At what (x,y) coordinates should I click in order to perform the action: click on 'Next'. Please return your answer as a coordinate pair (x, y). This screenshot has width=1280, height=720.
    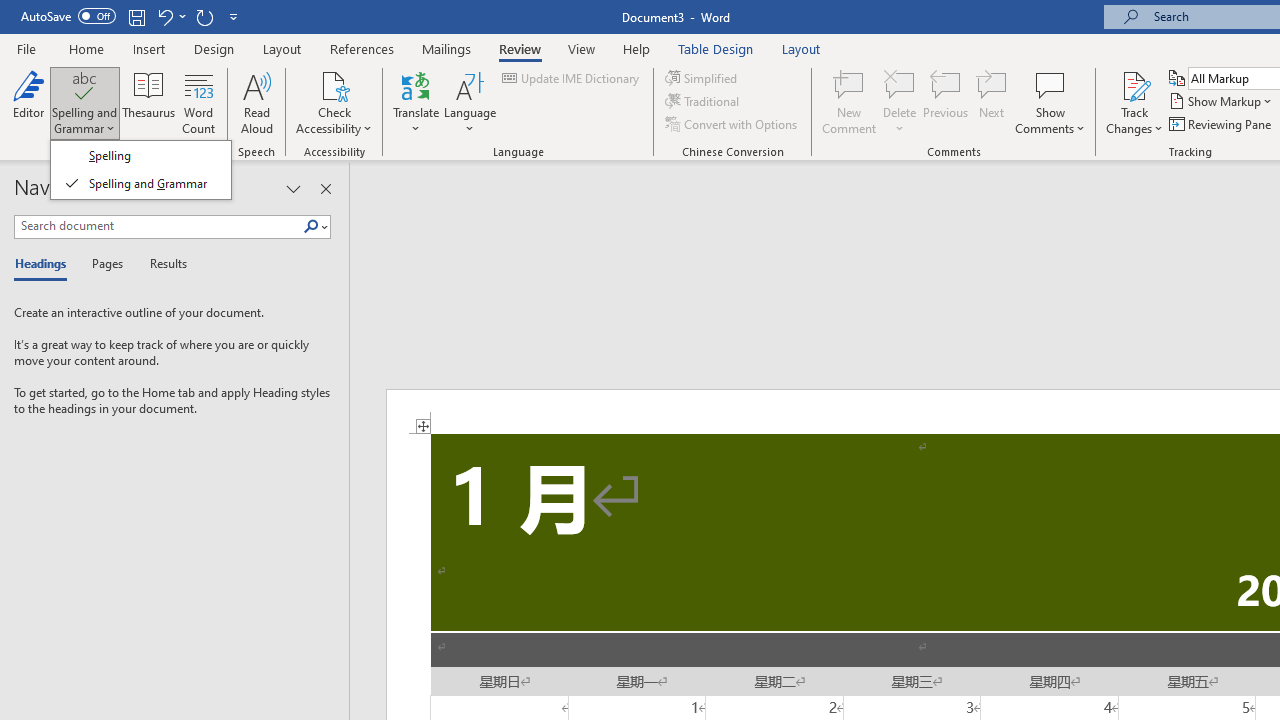
    Looking at the image, I should click on (992, 103).